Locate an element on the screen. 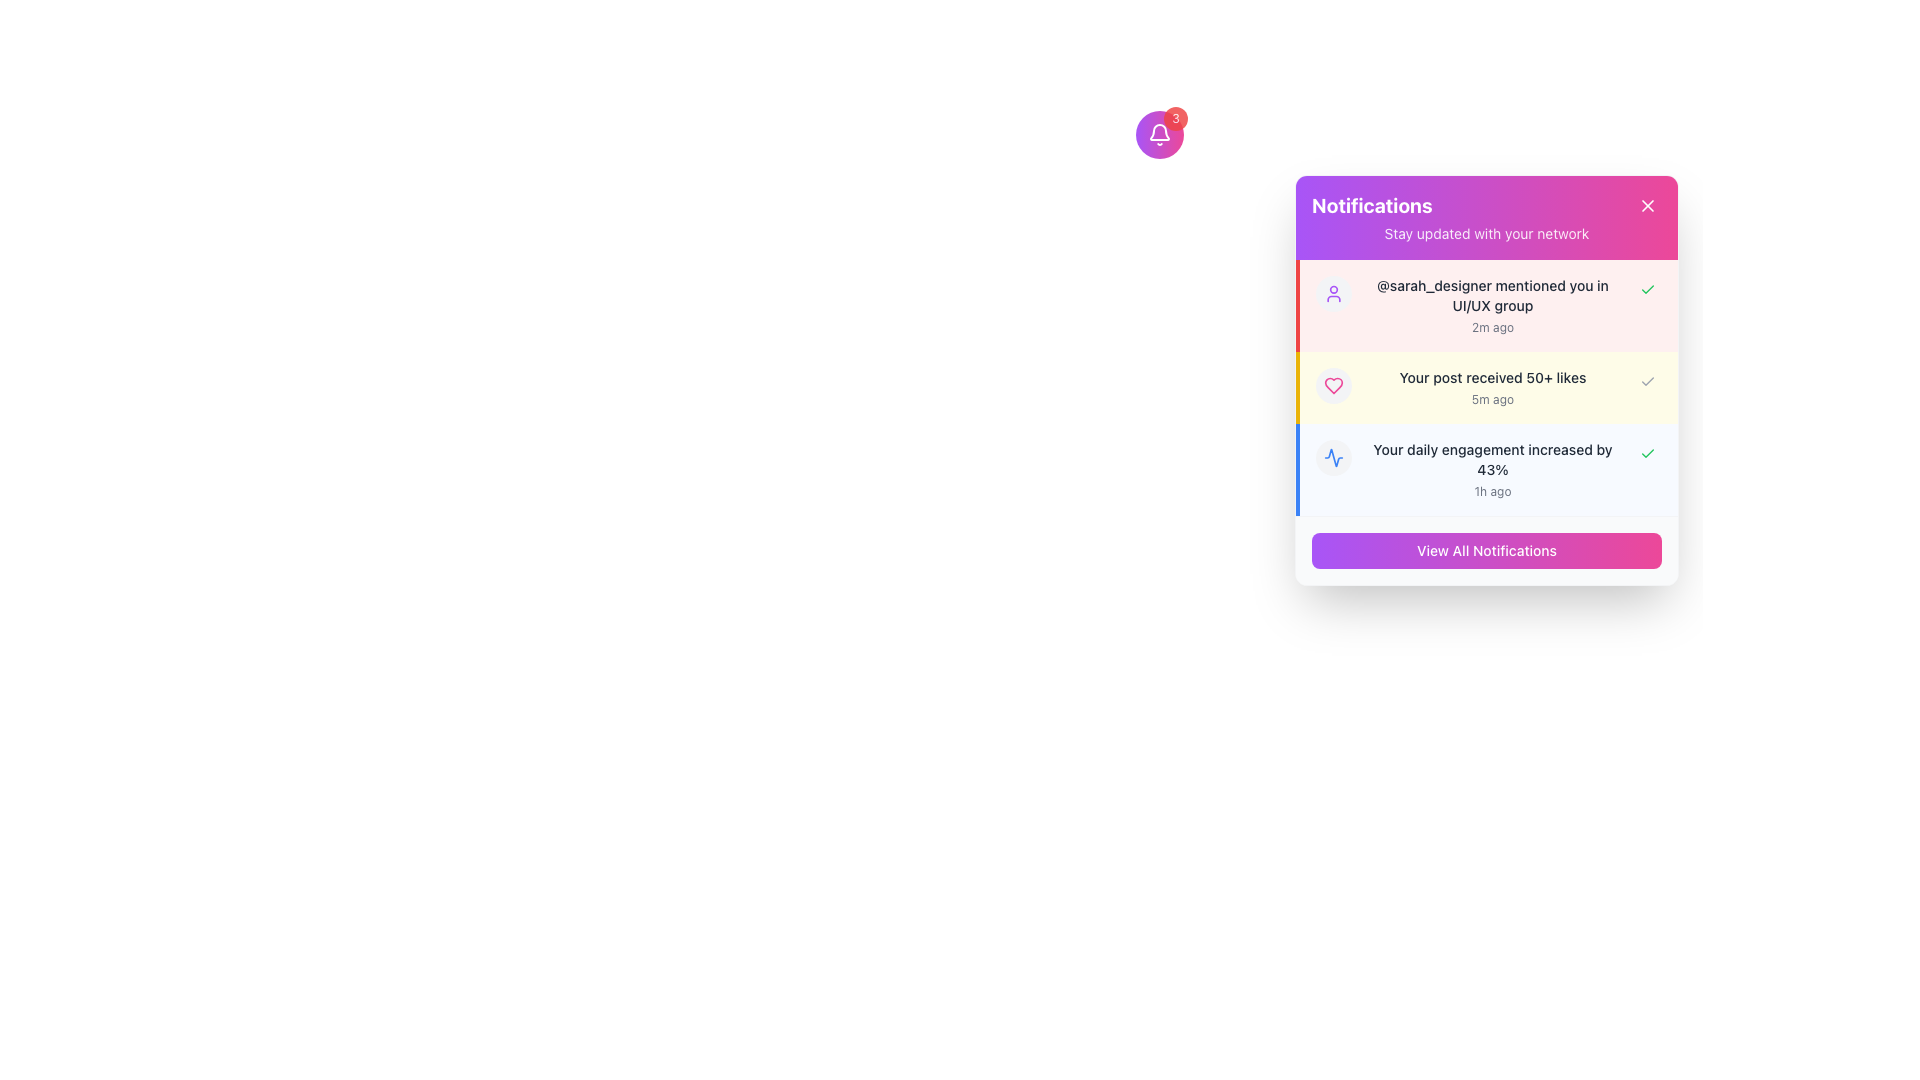 This screenshot has width=1920, height=1080. notification message indicating an increase in daily engagement by 43%, located in the third notification entry of the notification panel, positioned below the text 'Your post received 50+ likes.' is located at coordinates (1492, 459).